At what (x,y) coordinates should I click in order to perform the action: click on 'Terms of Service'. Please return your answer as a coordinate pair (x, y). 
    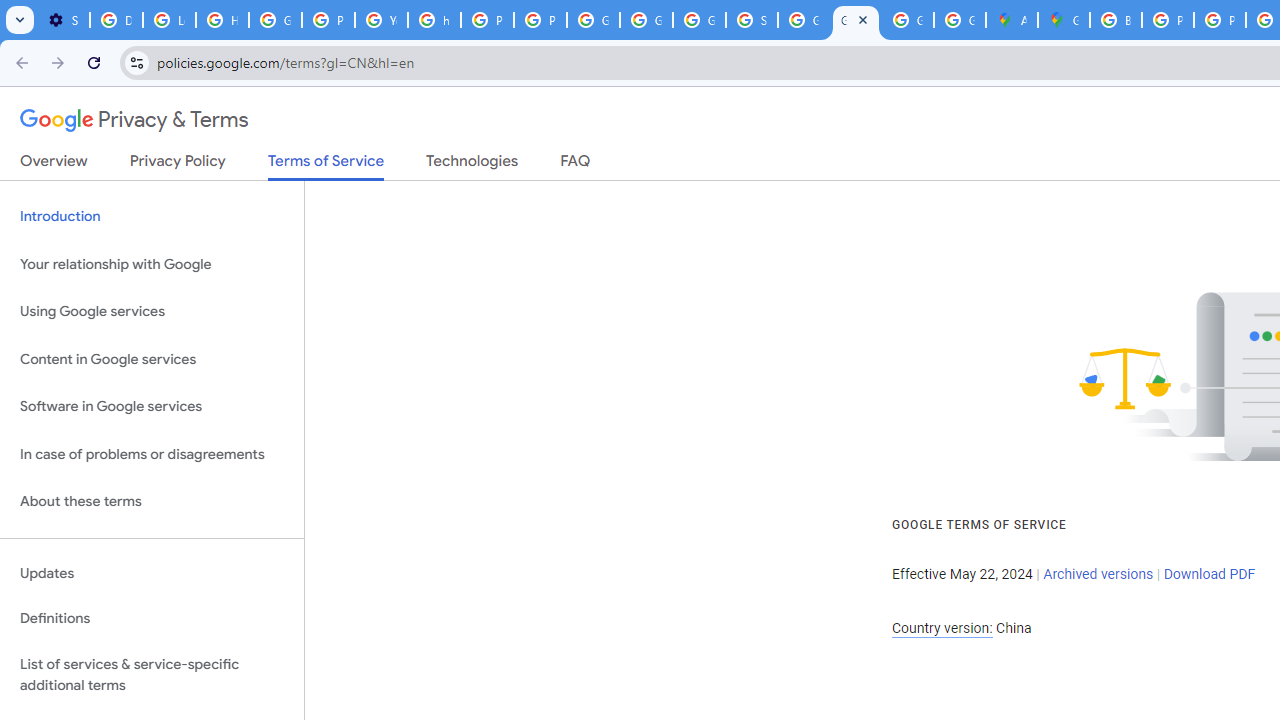
    Looking at the image, I should click on (326, 165).